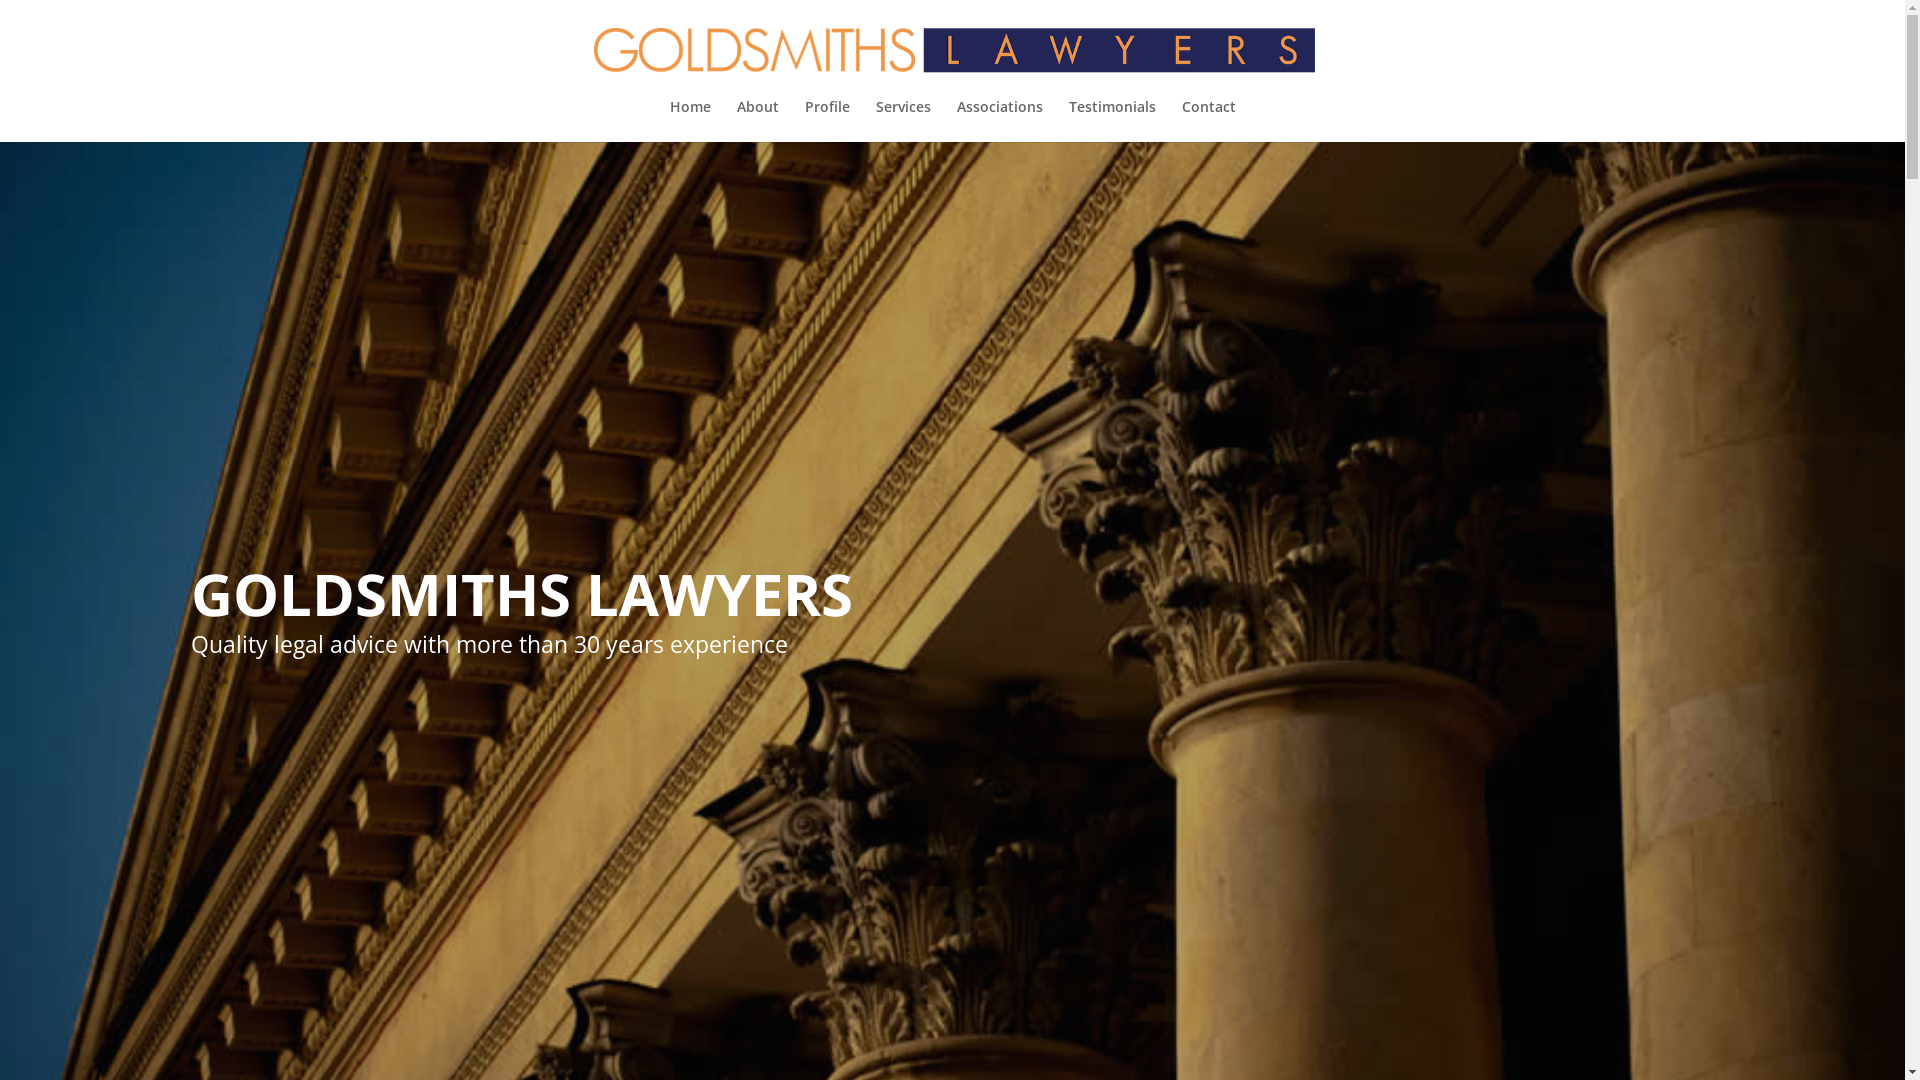 This screenshot has width=1920, height=1080. What do you see at coordinates (902, 120) in the screenshot?
I see `'Services'` at bounding box center [902, 120].